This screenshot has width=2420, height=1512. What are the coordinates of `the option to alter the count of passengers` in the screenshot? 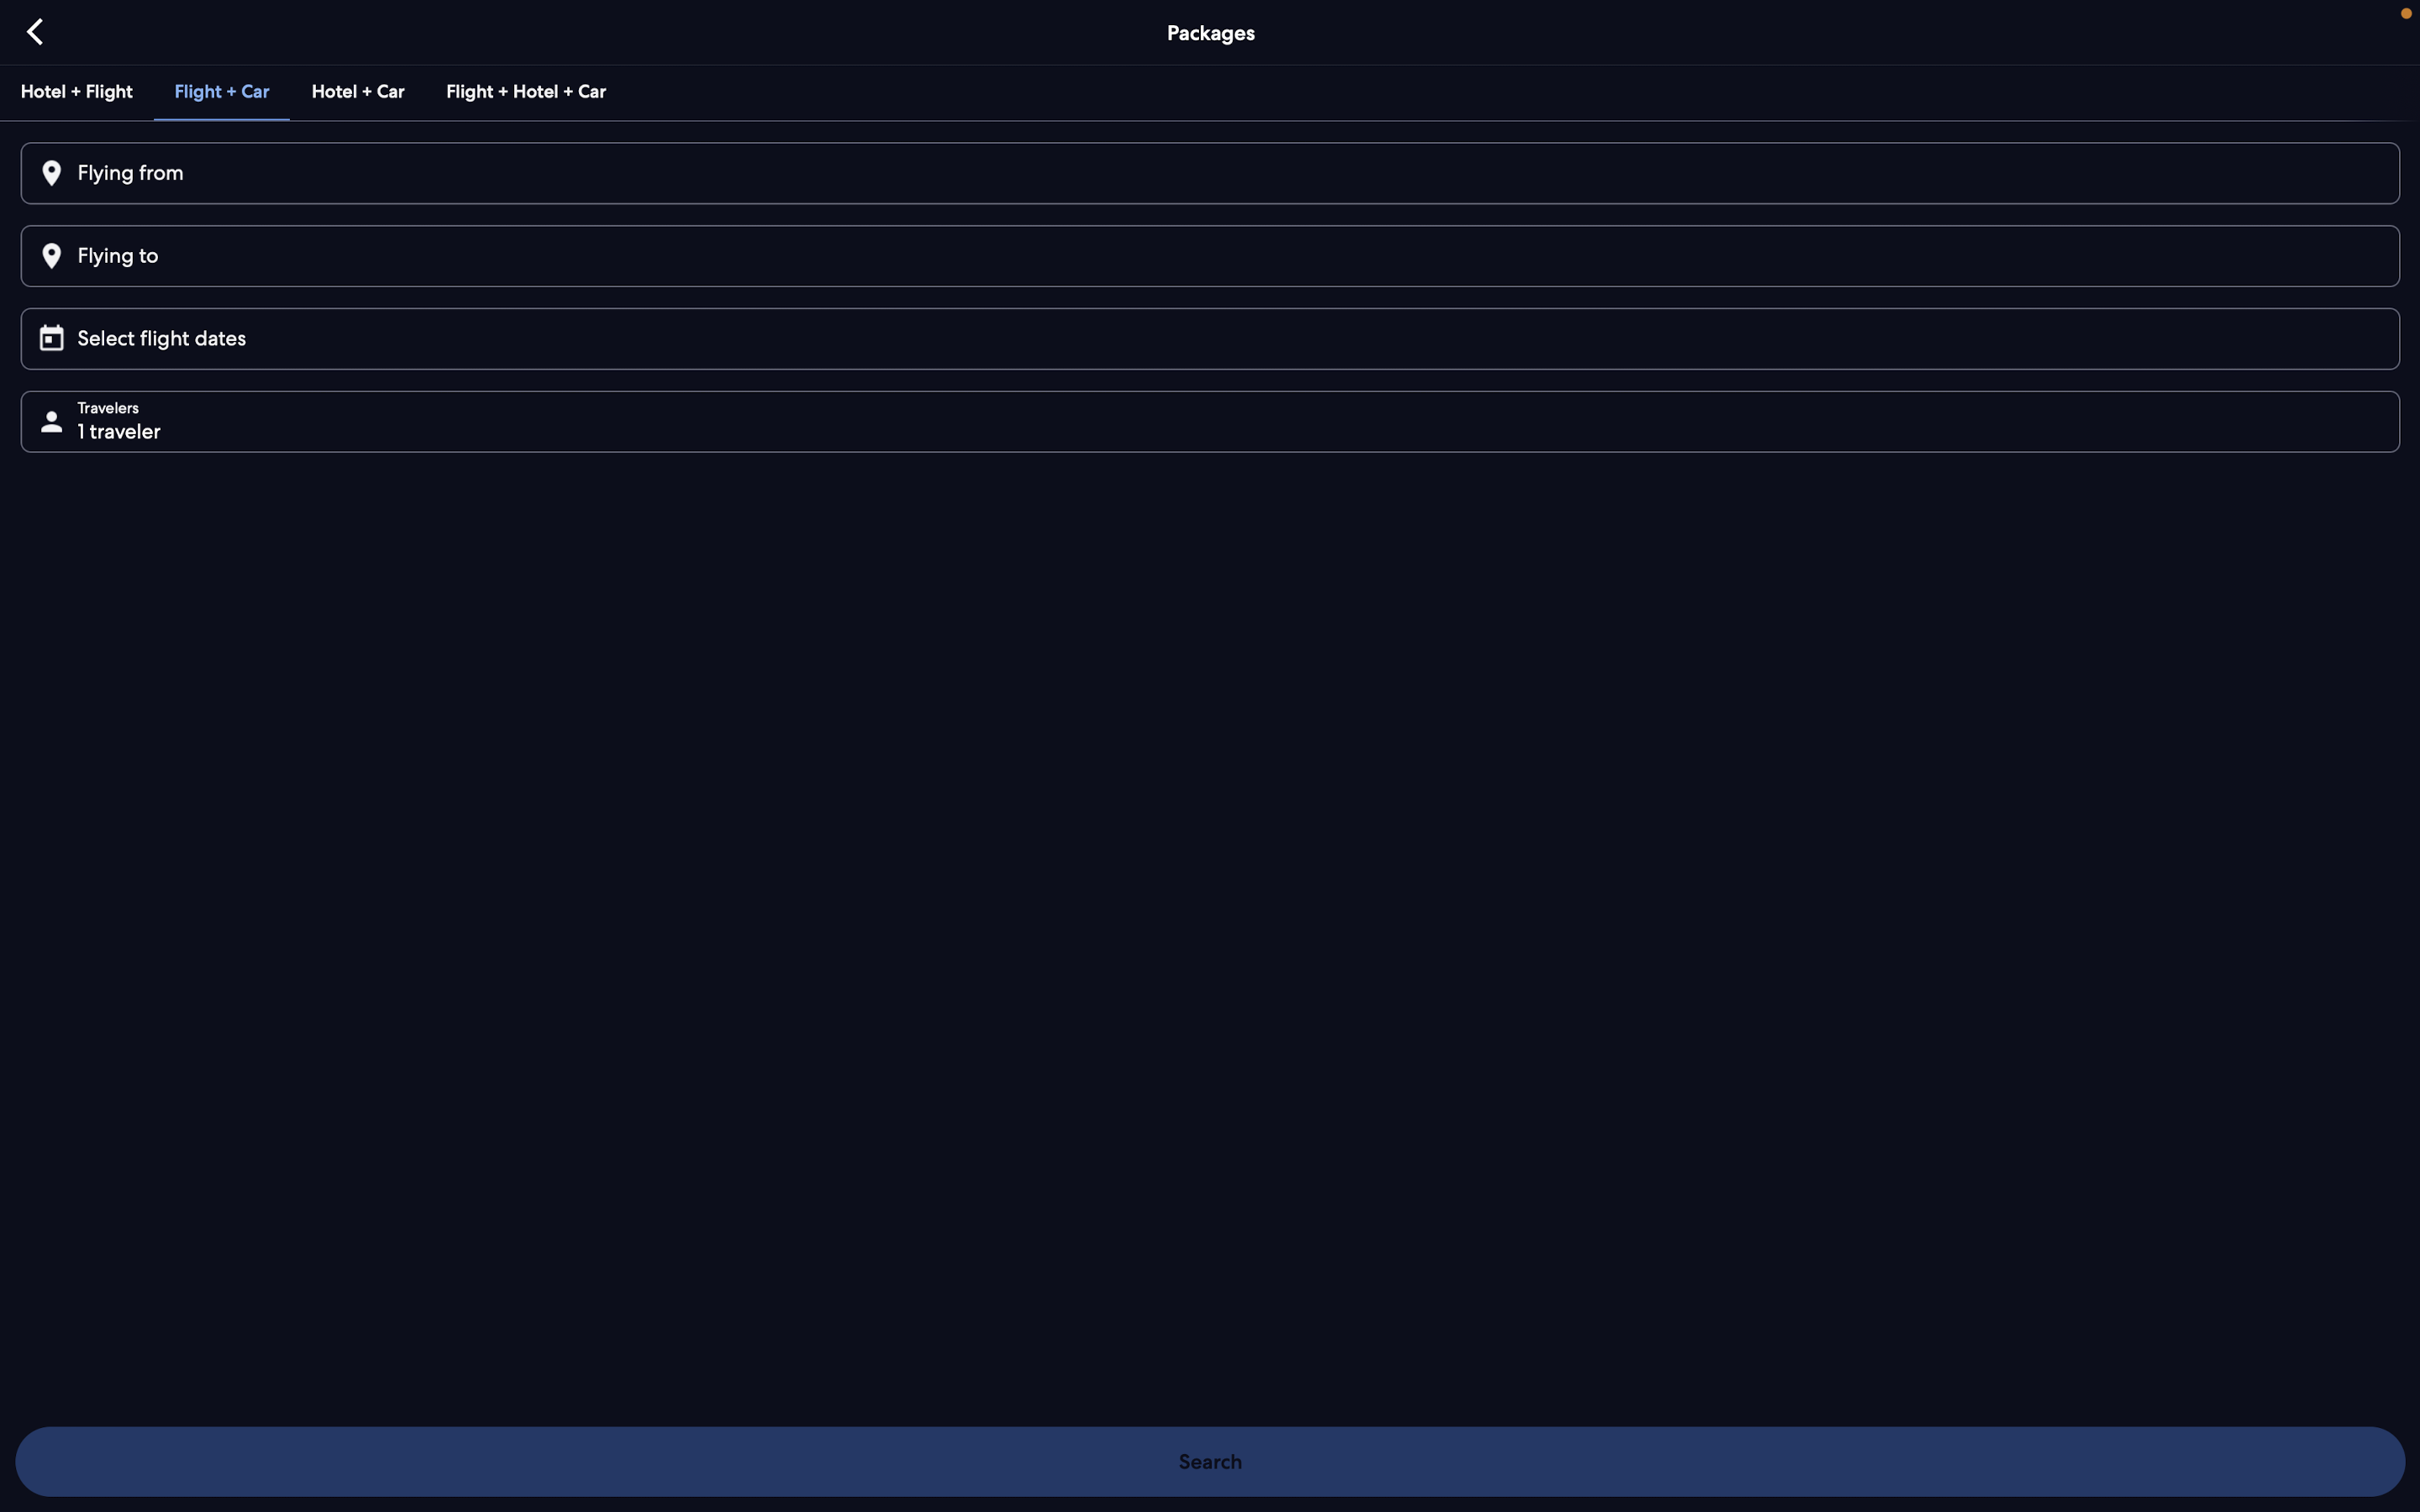 It's located at (1217, 419).